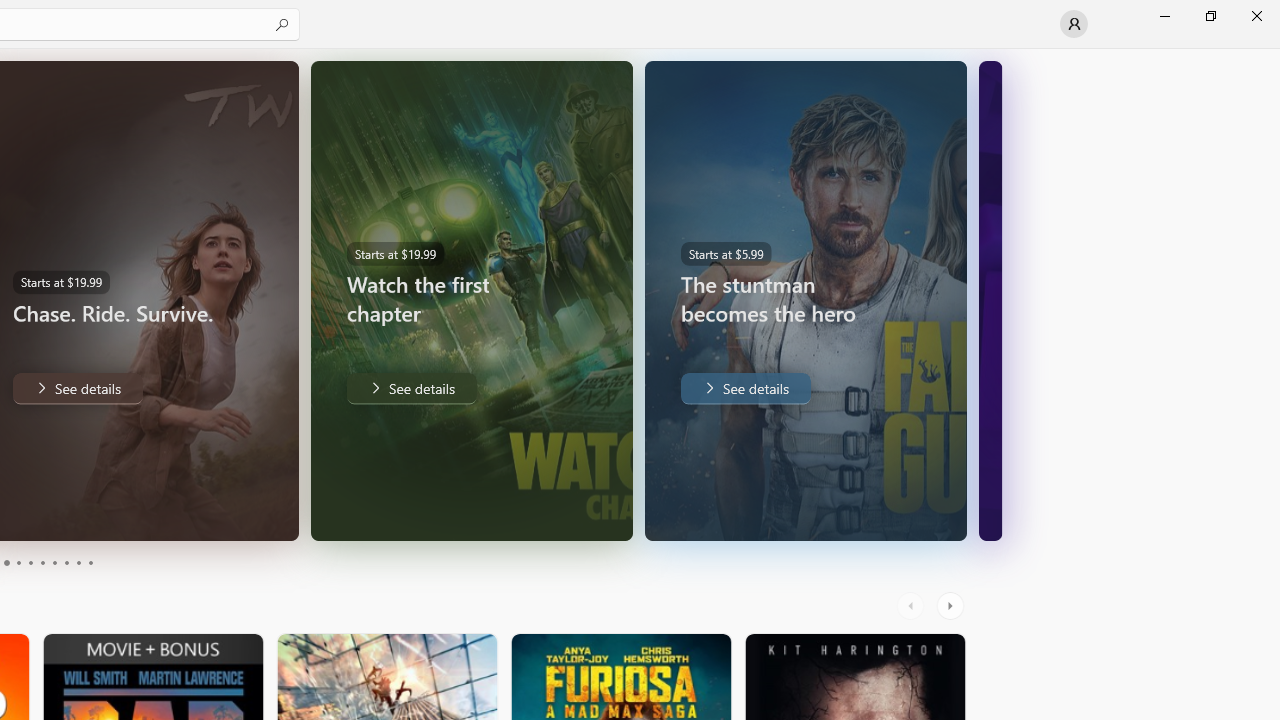  What do you see at coordinates (78, 563) in the screenshot?
I see `'Page 9'` at bounding box center [78, 563].